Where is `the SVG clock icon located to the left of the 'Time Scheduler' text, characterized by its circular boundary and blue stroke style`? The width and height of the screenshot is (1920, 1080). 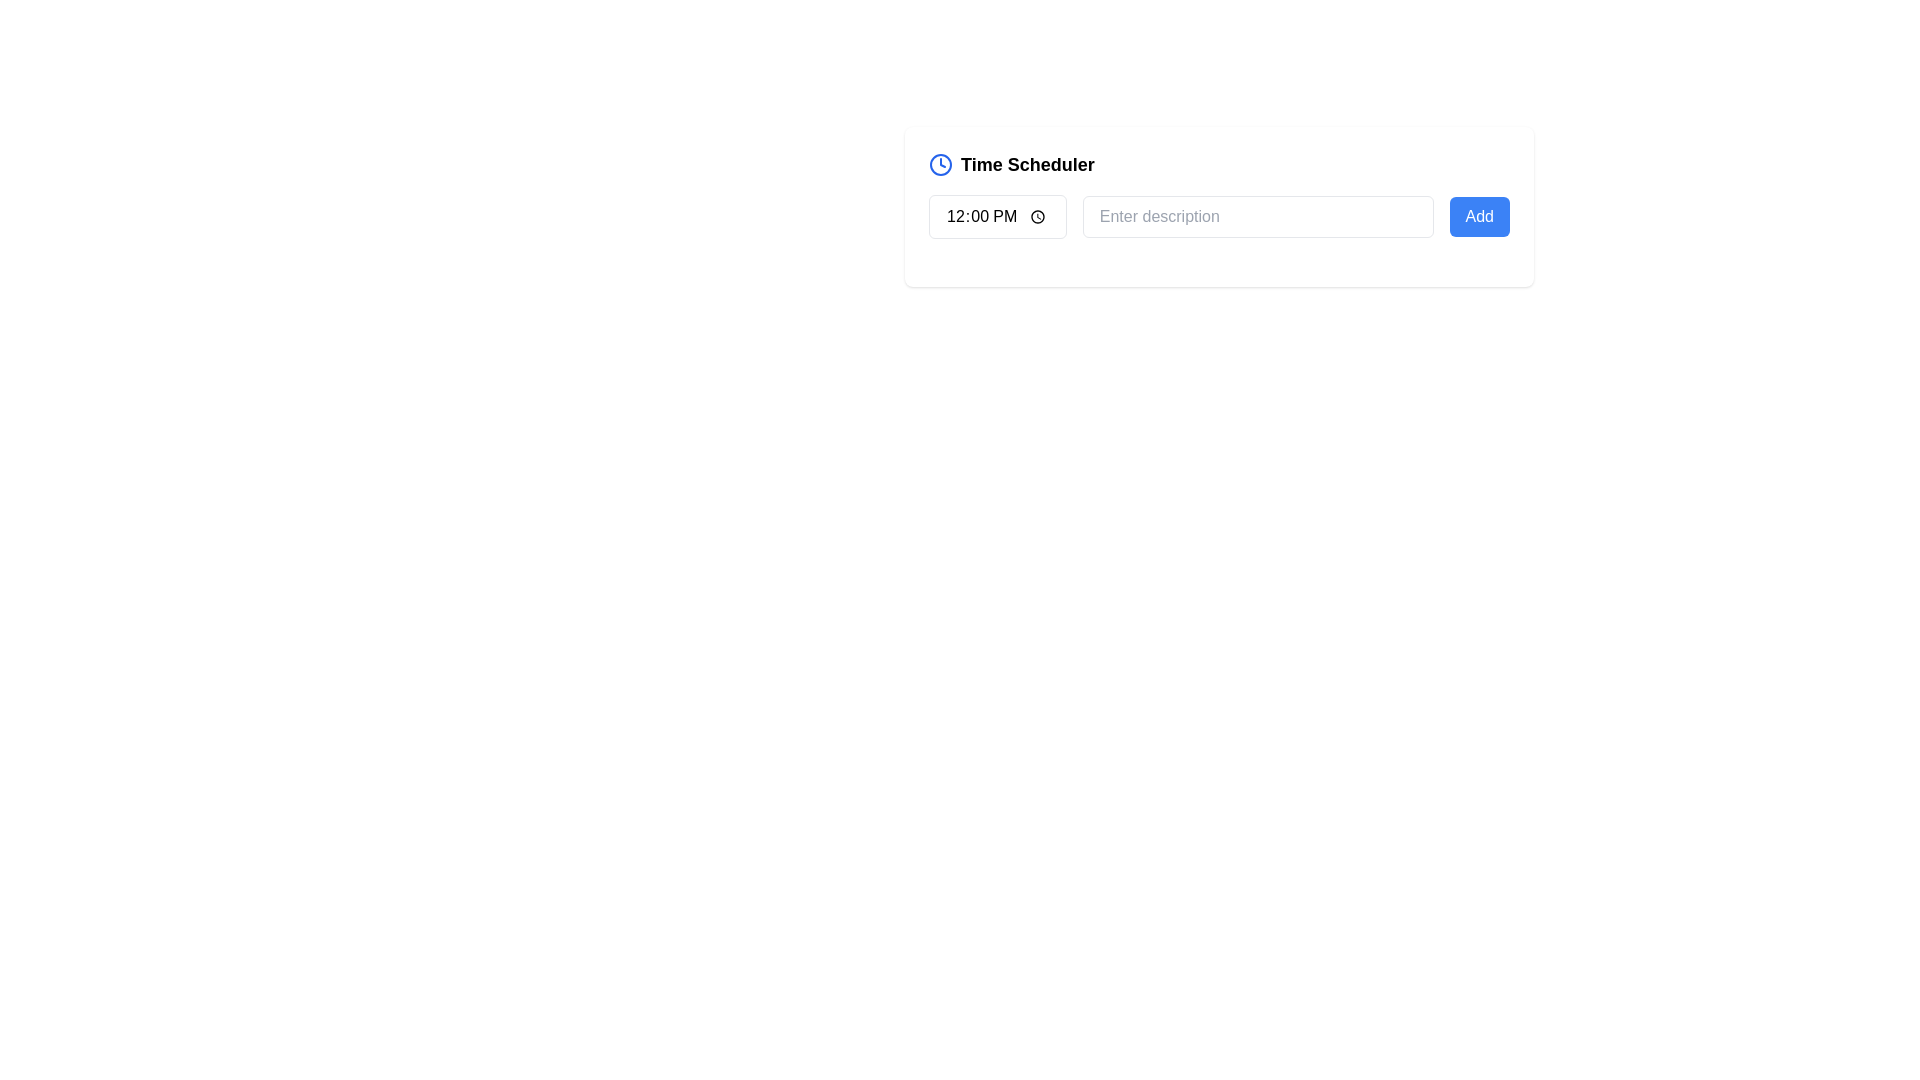 the SVG clock icon located to the left of the 'Time Scheduler' text, characterized by its circular boundary and blue stroke style is located at coordinates (939, 164).